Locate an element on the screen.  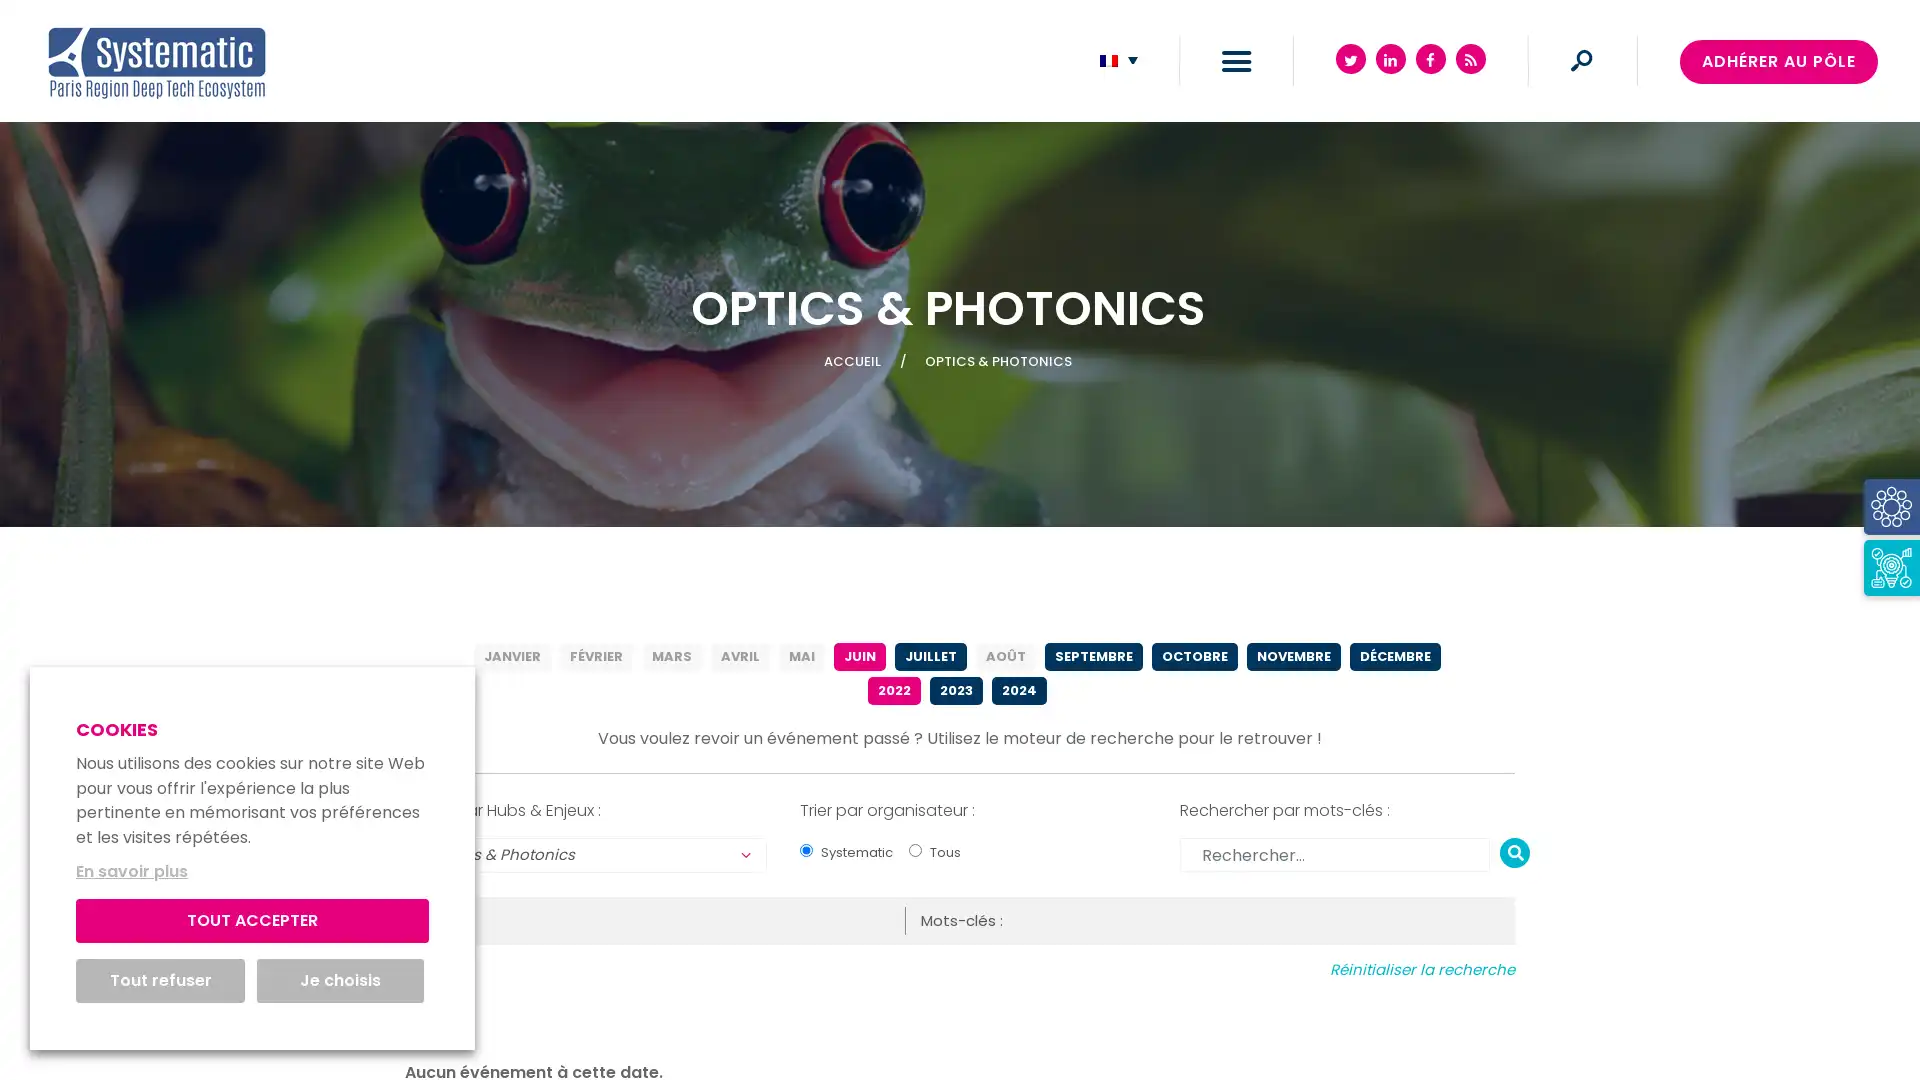
Tout refuser is located at coordinates (160, 979).